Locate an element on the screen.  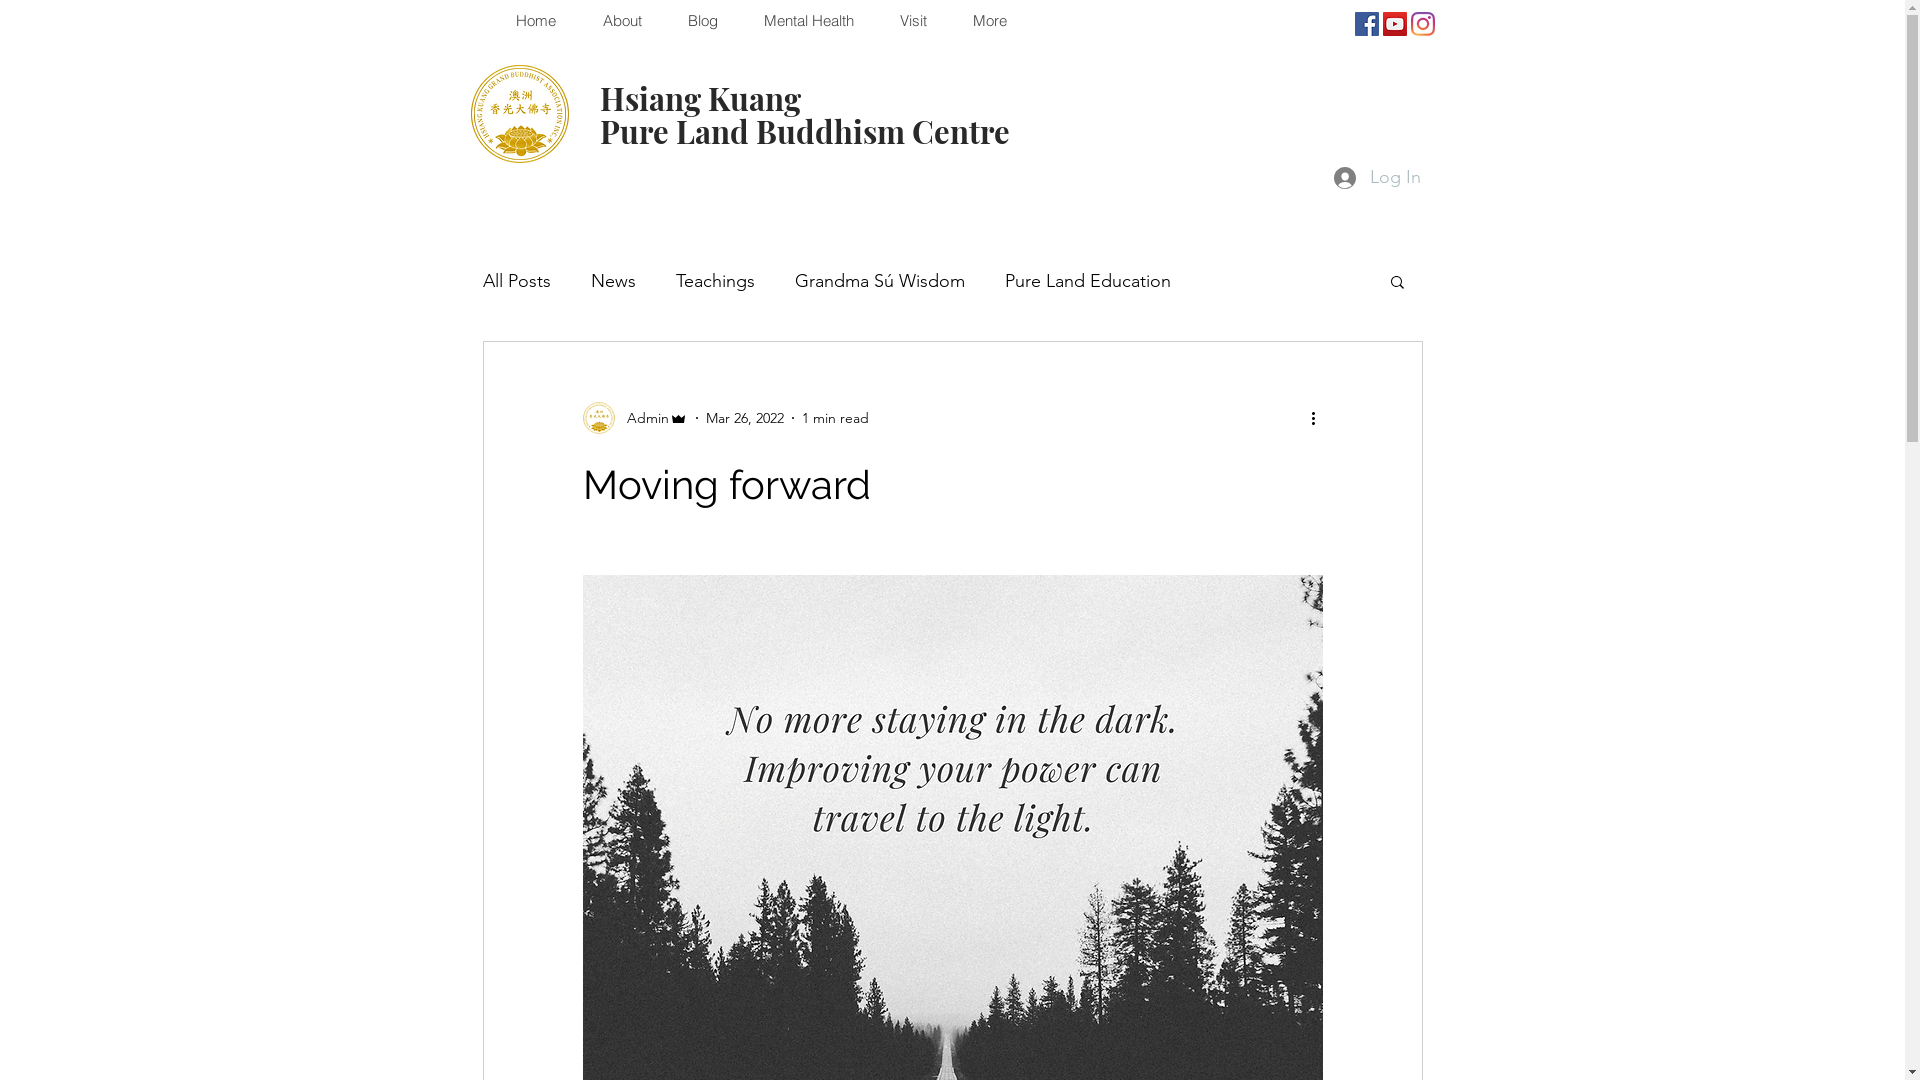
'Blog' is located at coordinates (701, 20).